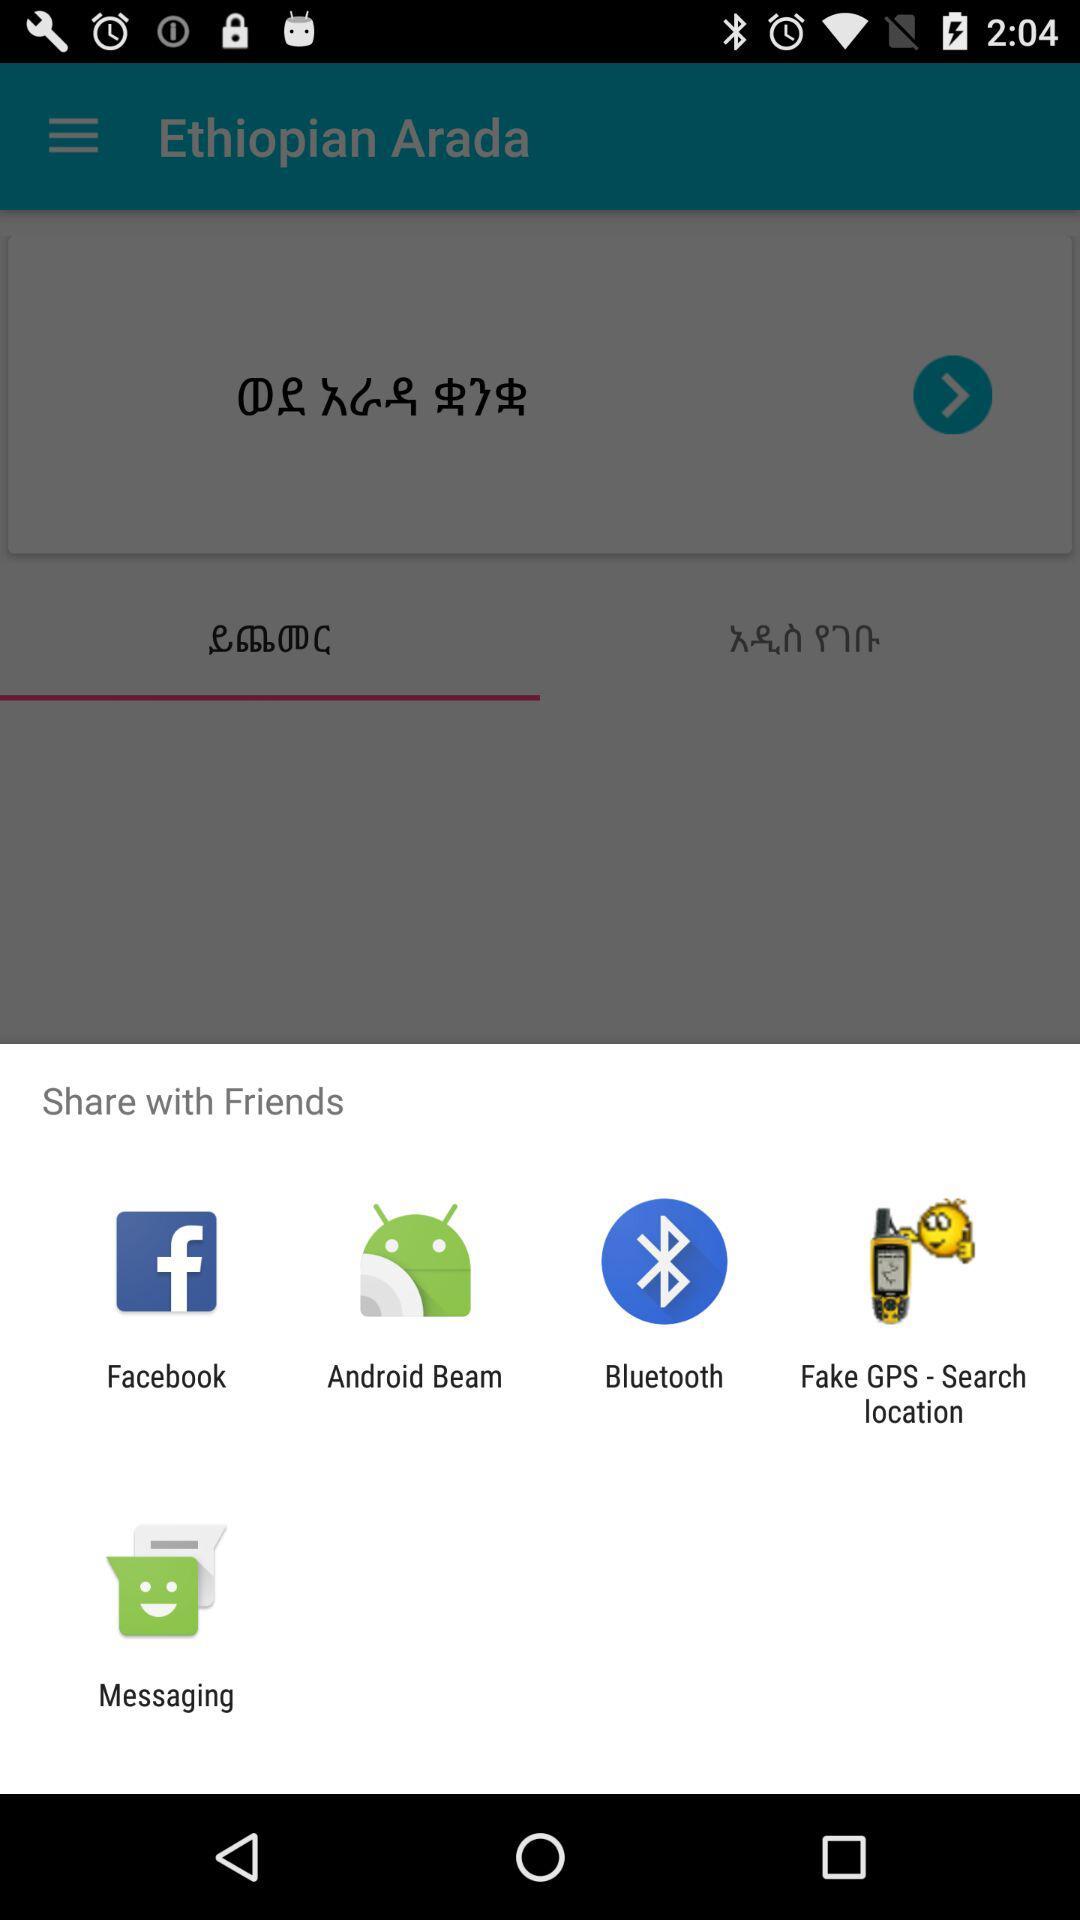  Describe the element at coordinates (664, 1392) in the screenshot. I see `bluetooth app` at that location.